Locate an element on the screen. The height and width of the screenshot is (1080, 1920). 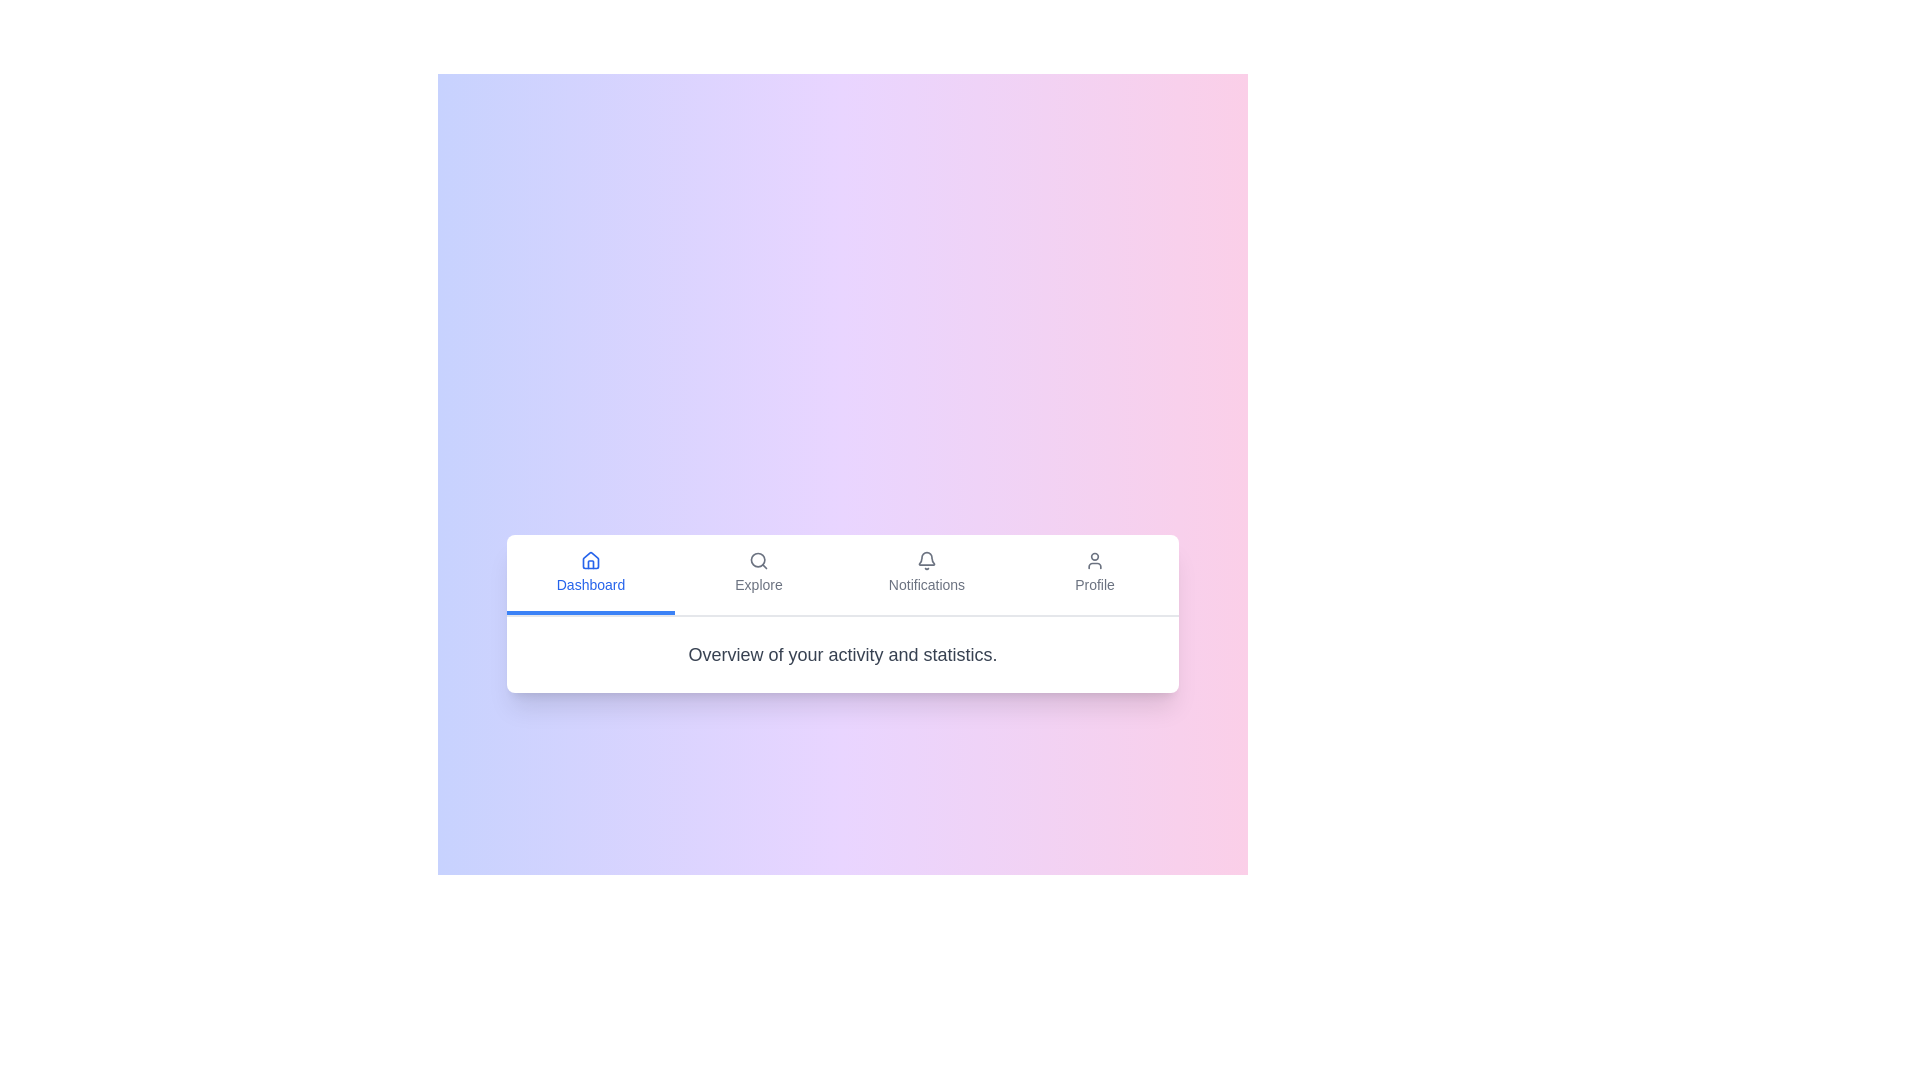
the Notifications tab is located at coordinates (925, 574).